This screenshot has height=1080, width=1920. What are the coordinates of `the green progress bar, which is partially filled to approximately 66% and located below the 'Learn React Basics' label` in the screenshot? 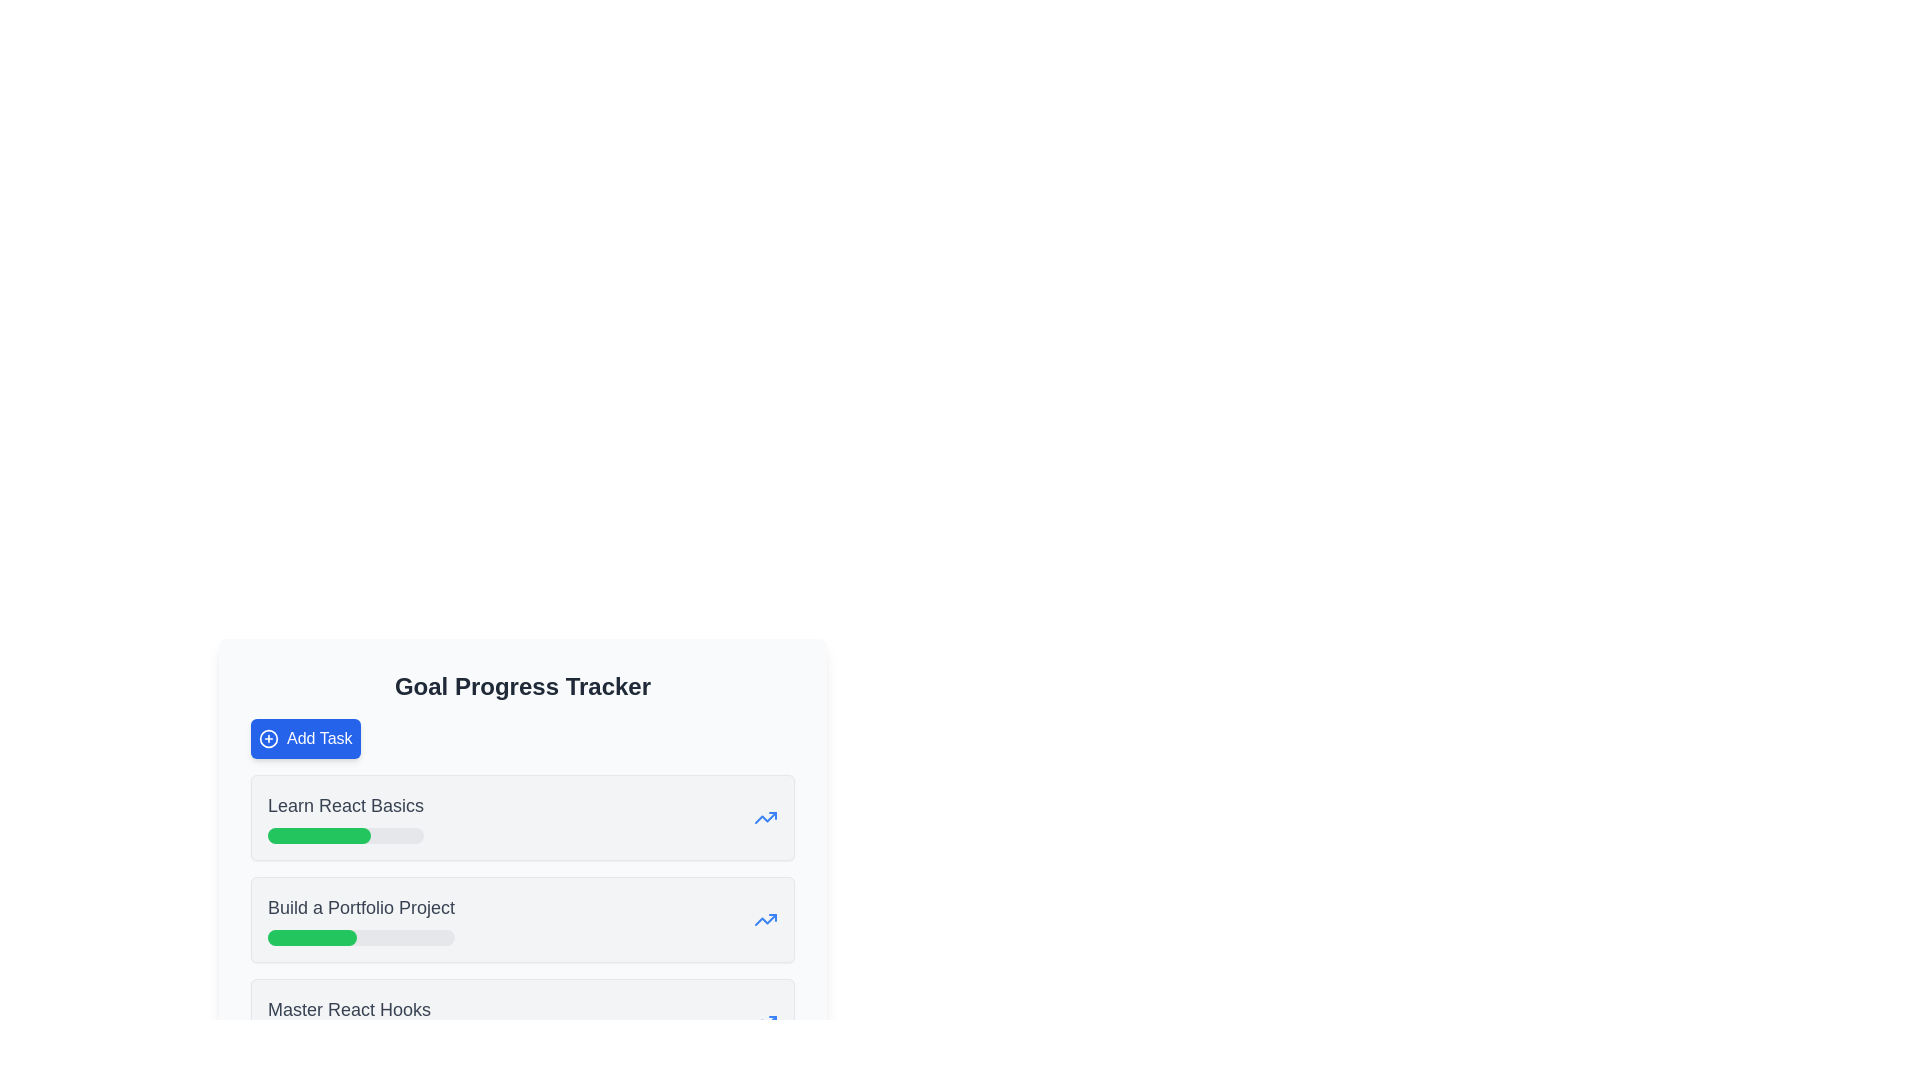 It's located at (318, 836).